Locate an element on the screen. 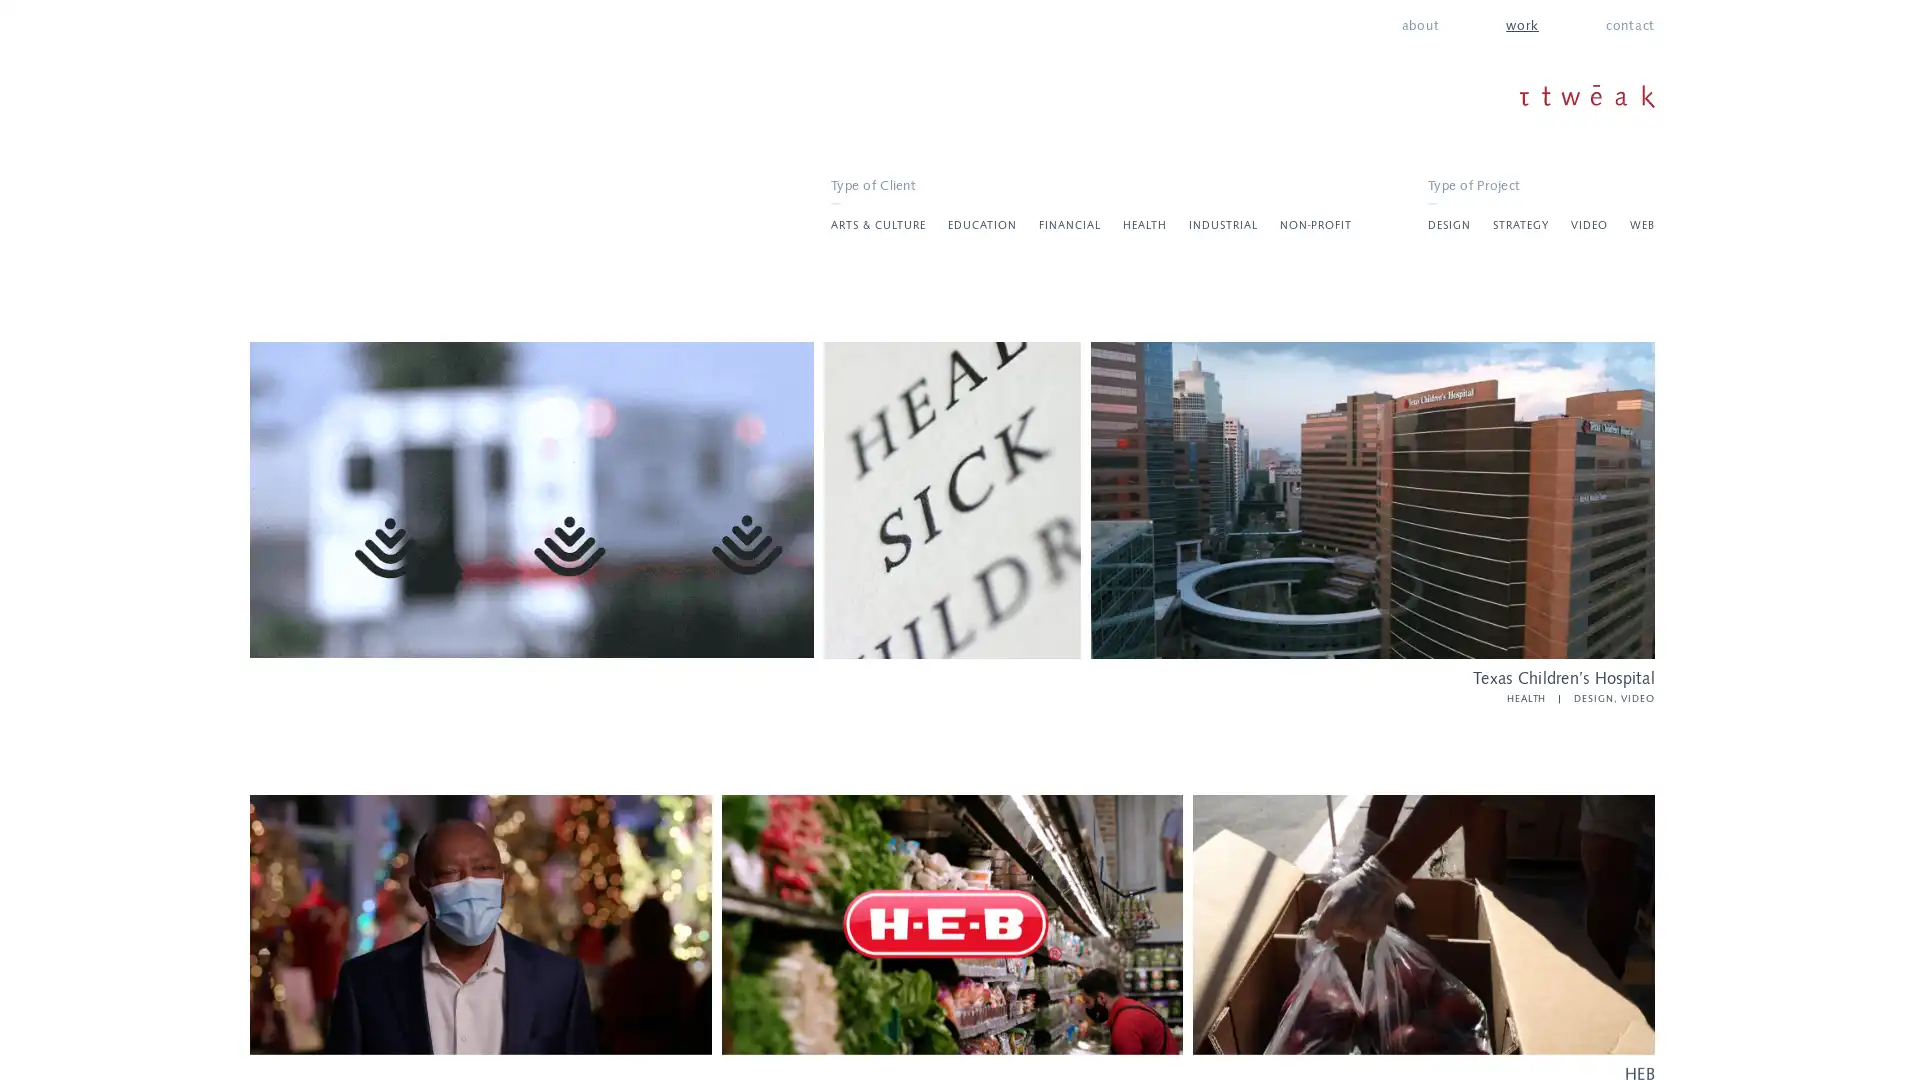 The width and height of the screenshot is (1920, 1080). ARTS & CULTURE is located at coordinates (878, 225).